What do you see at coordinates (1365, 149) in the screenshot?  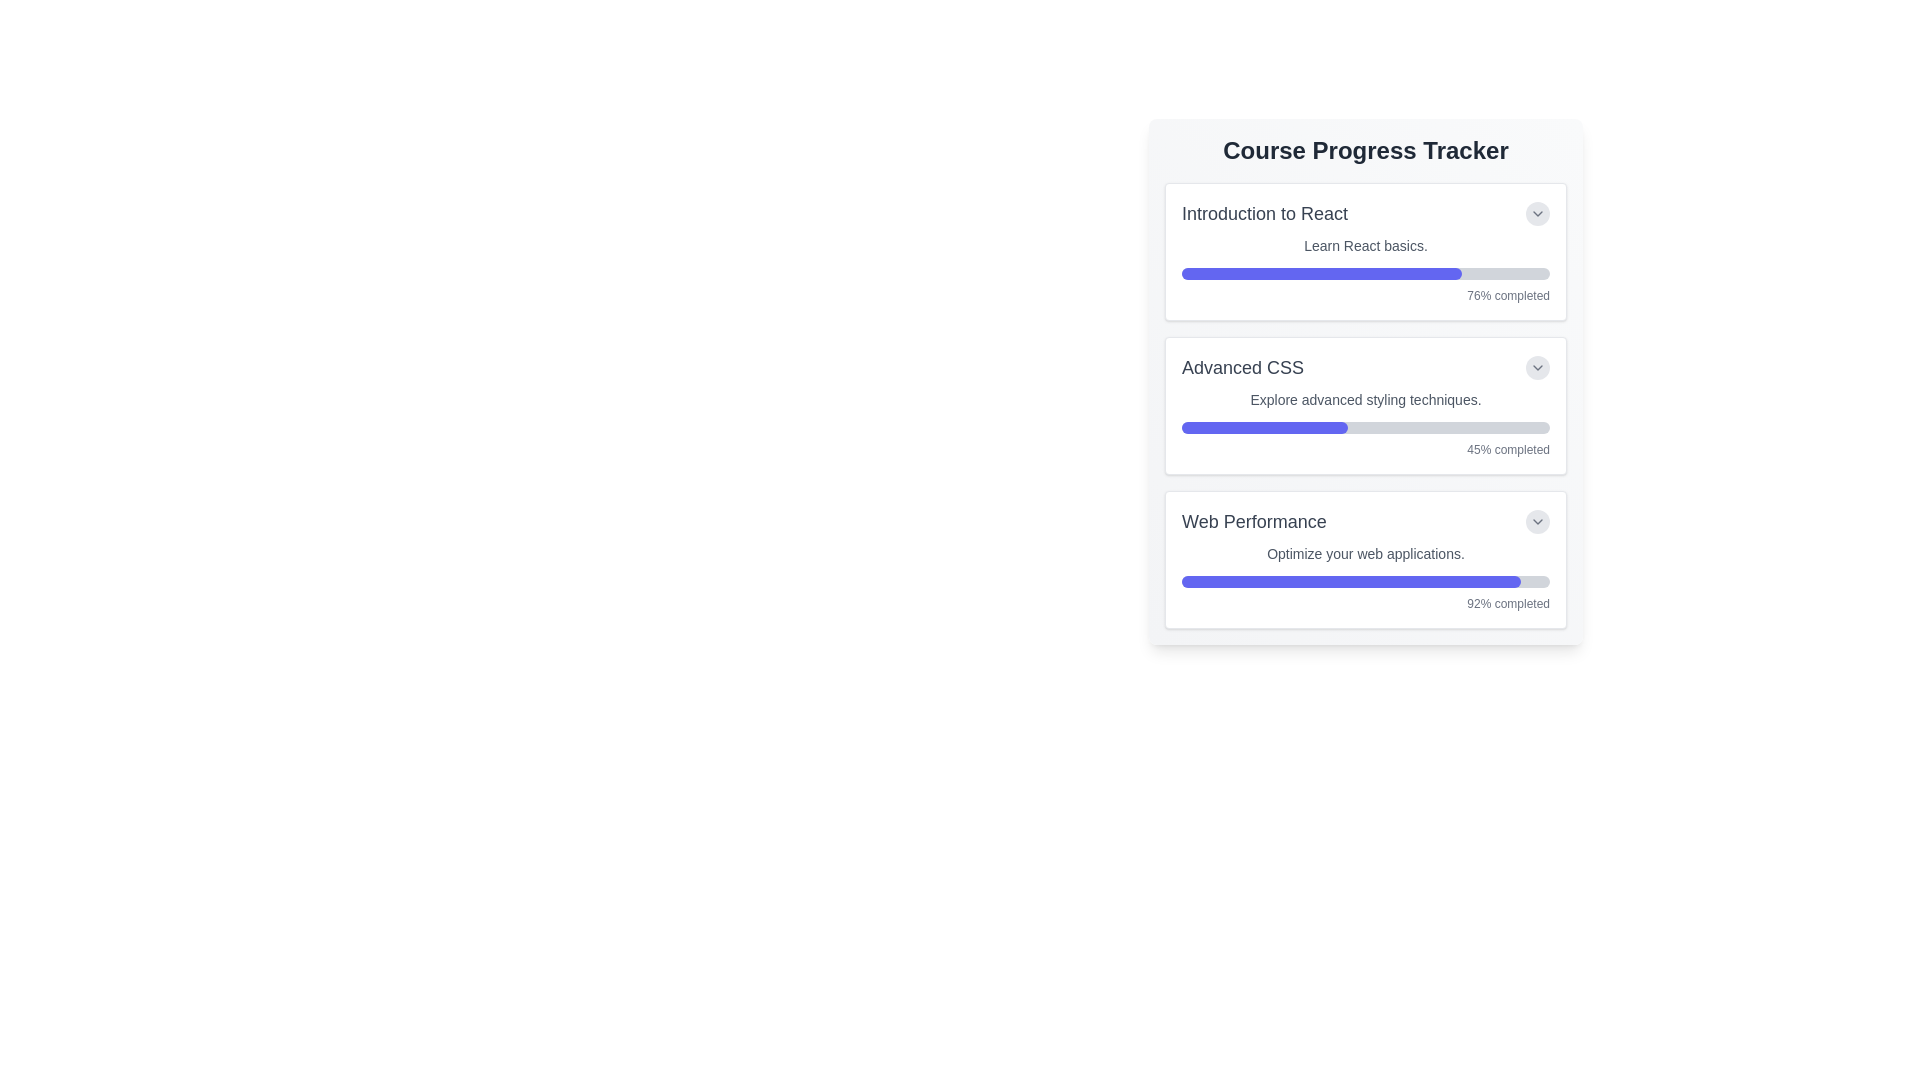 I see `the Text Header element located at the top of the card, which indicates the purpose or content of the section` at bounding box center [1365, 149].